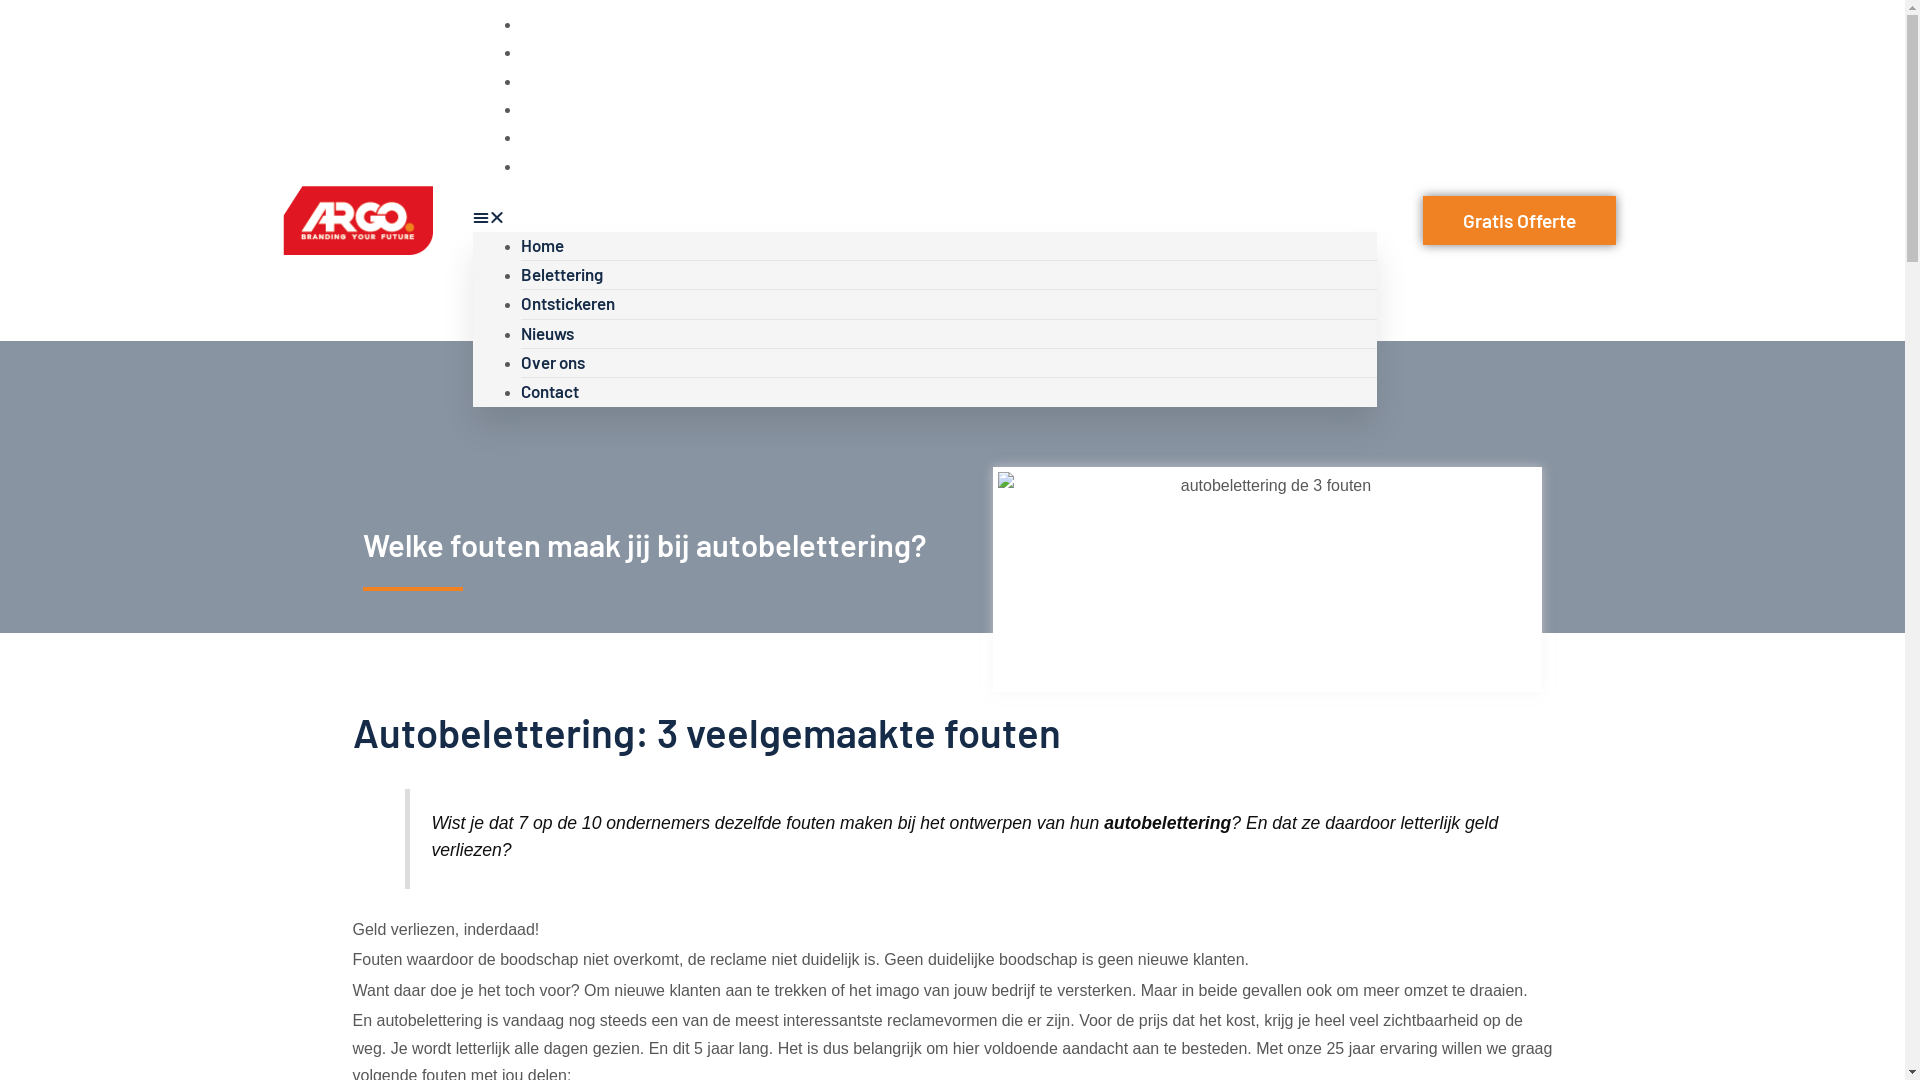 This screenshot has width=1920, height=1080. I want to click on 'Home', so click(541, 244).